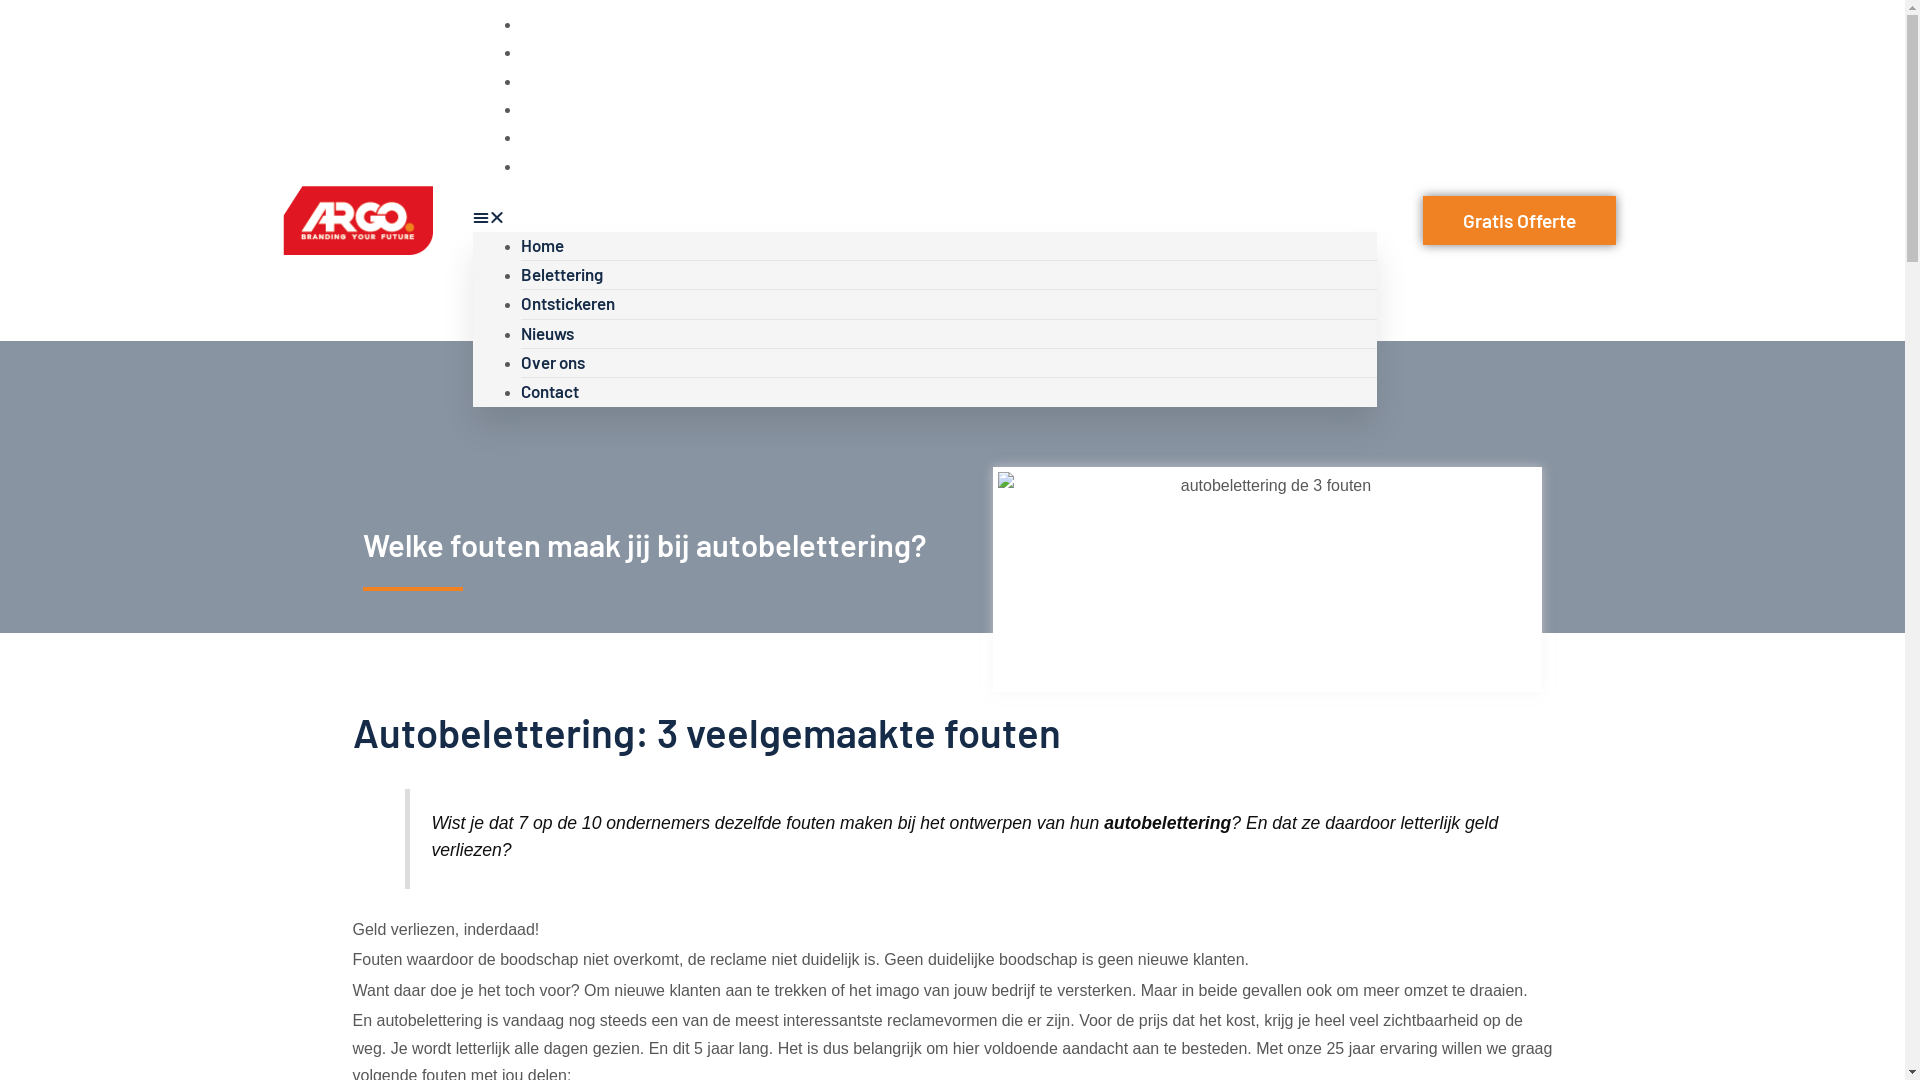 This screenshot has width=1920, height=1080. I want to click on 'Home', so click(541, 244).